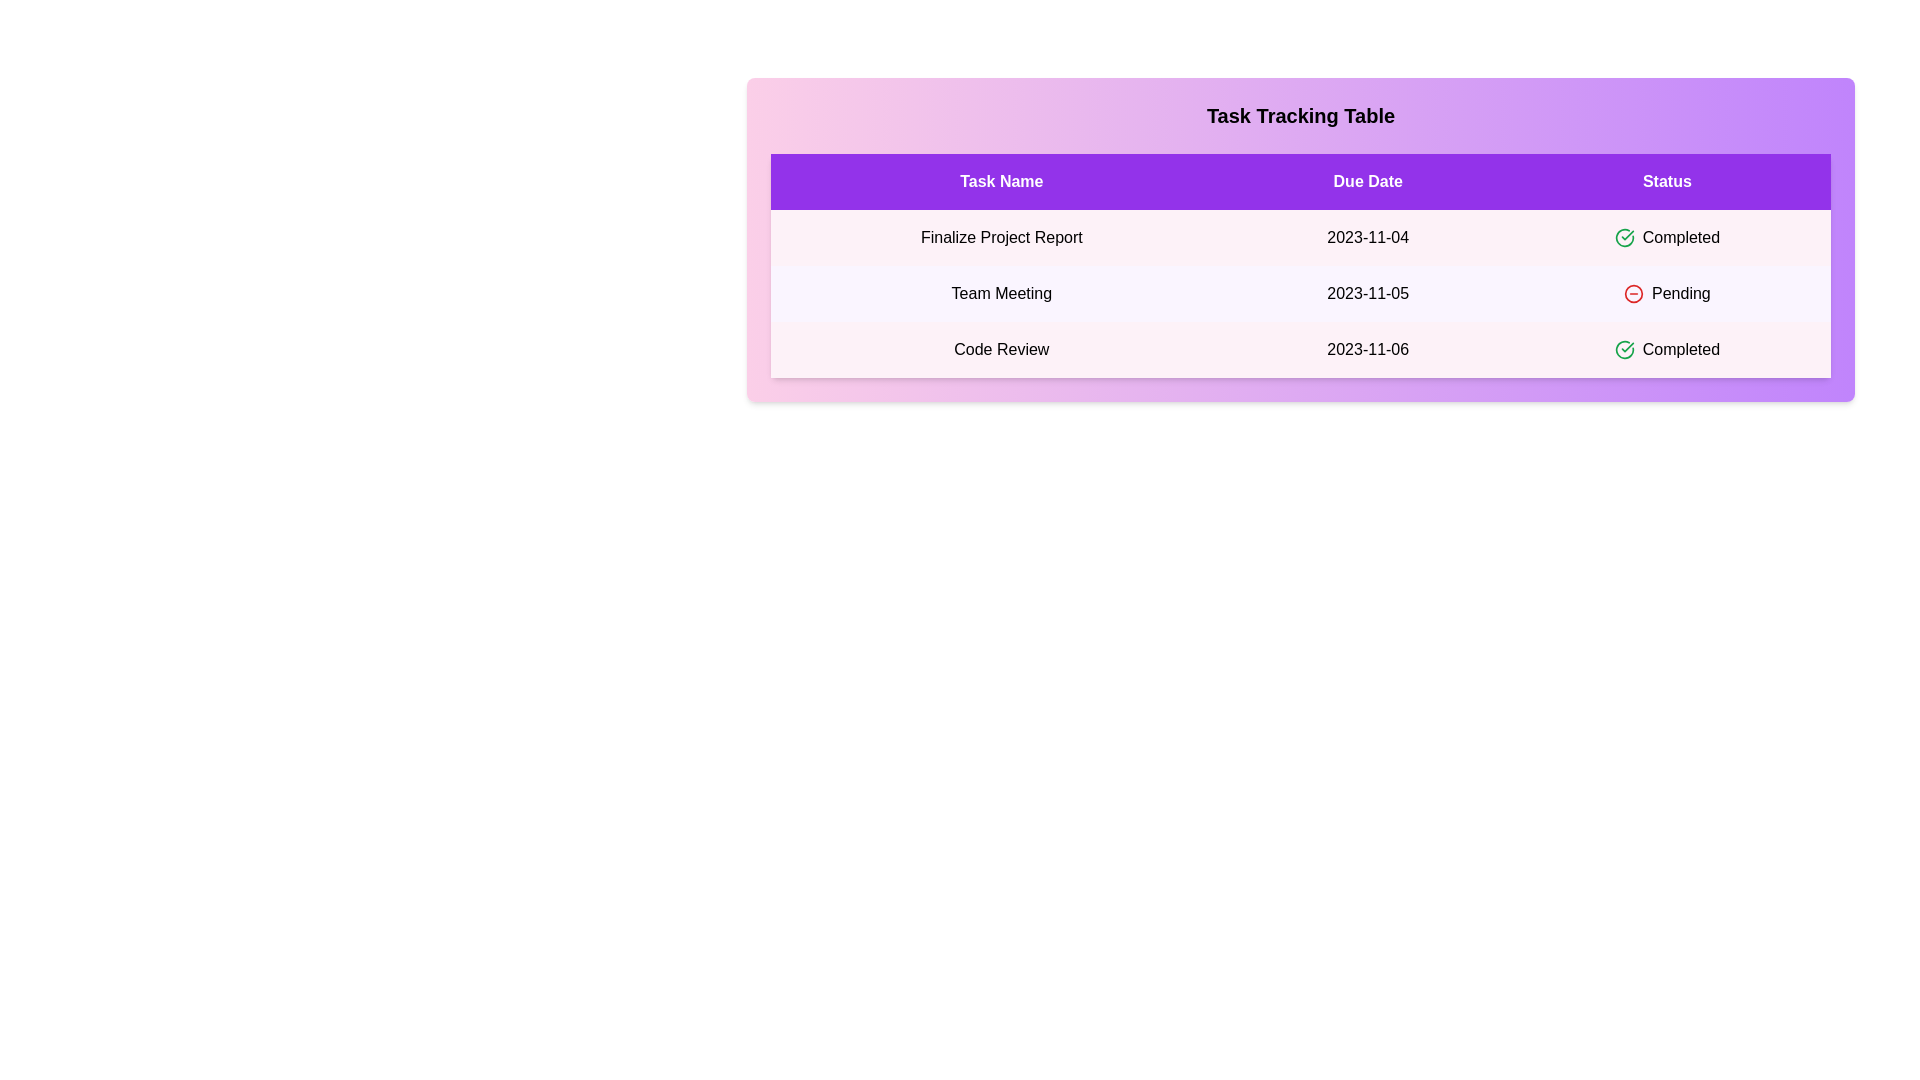  Describe the element at coordinates (1001, 181) in the screenshot. I see `the Task Name header to sort the table by that column` at that location.